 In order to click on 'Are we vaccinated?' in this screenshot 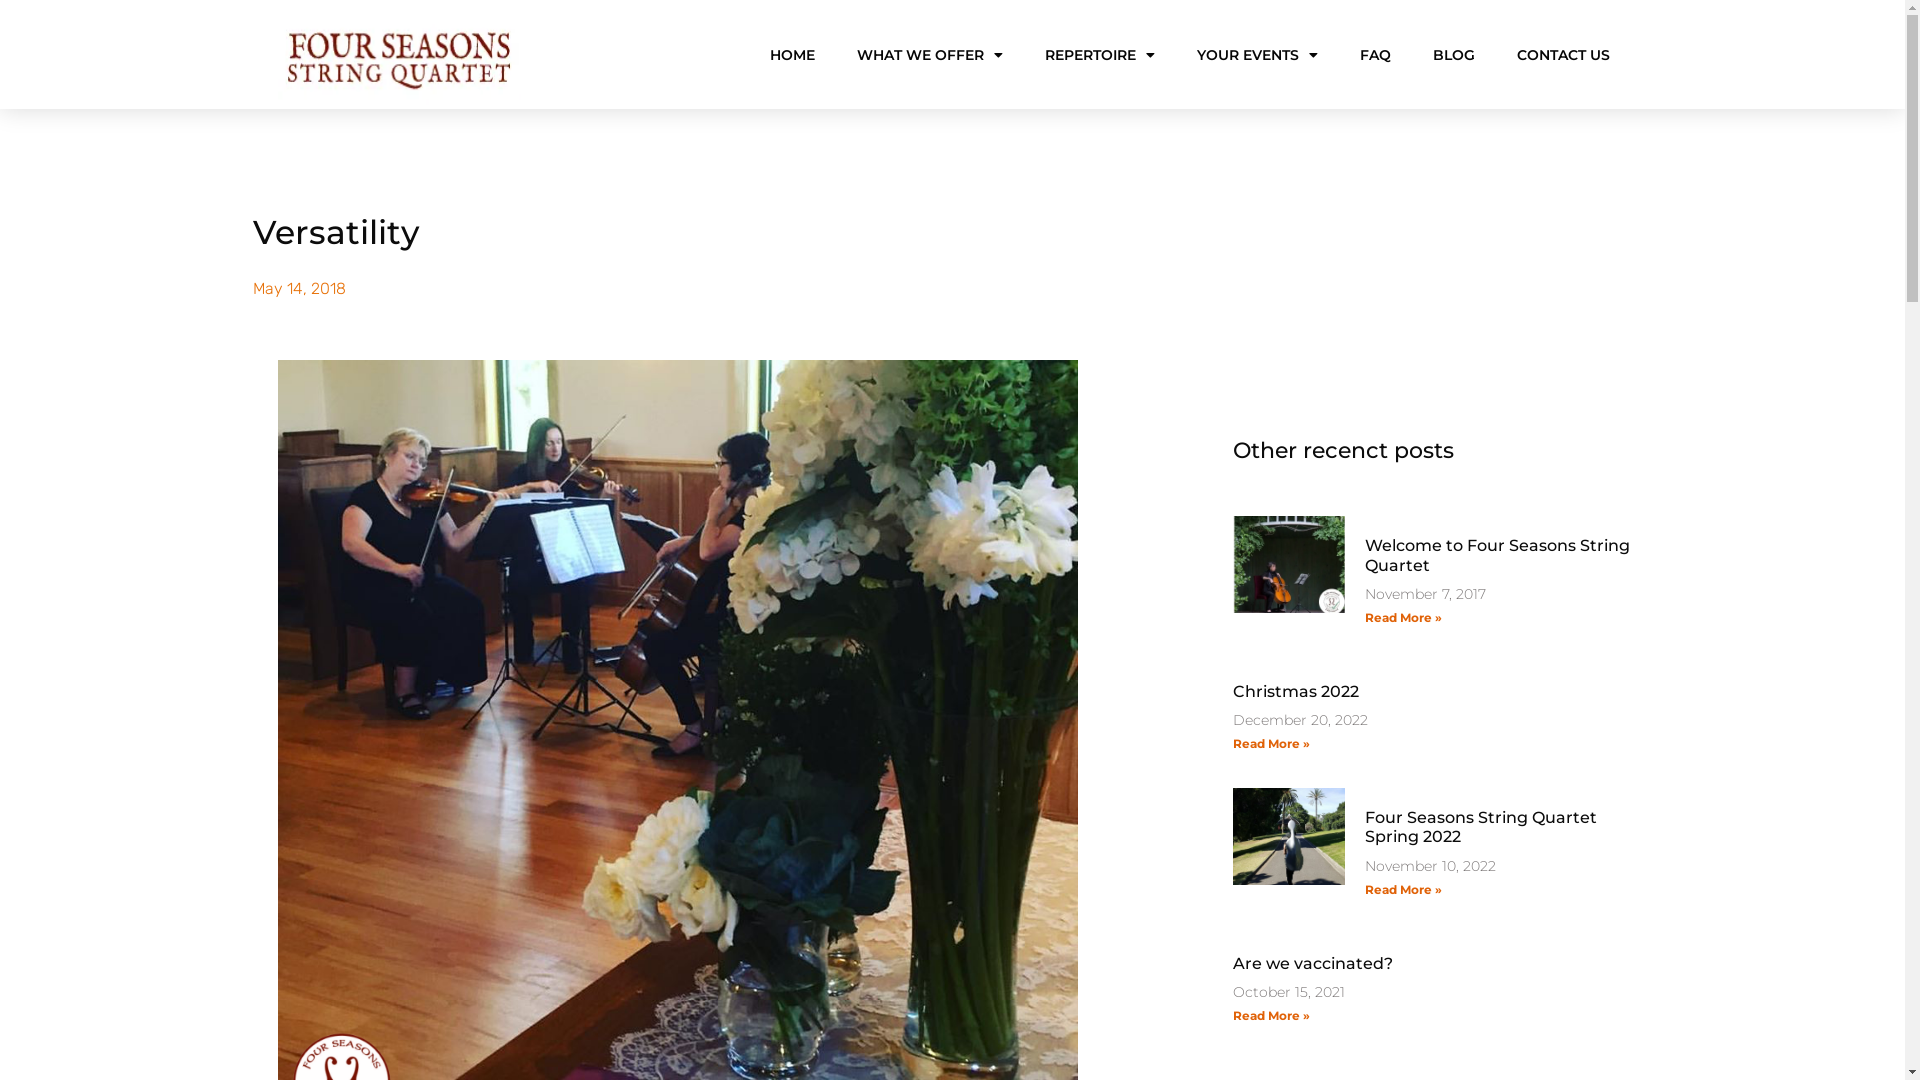, I will do `click(1311, 962)`.